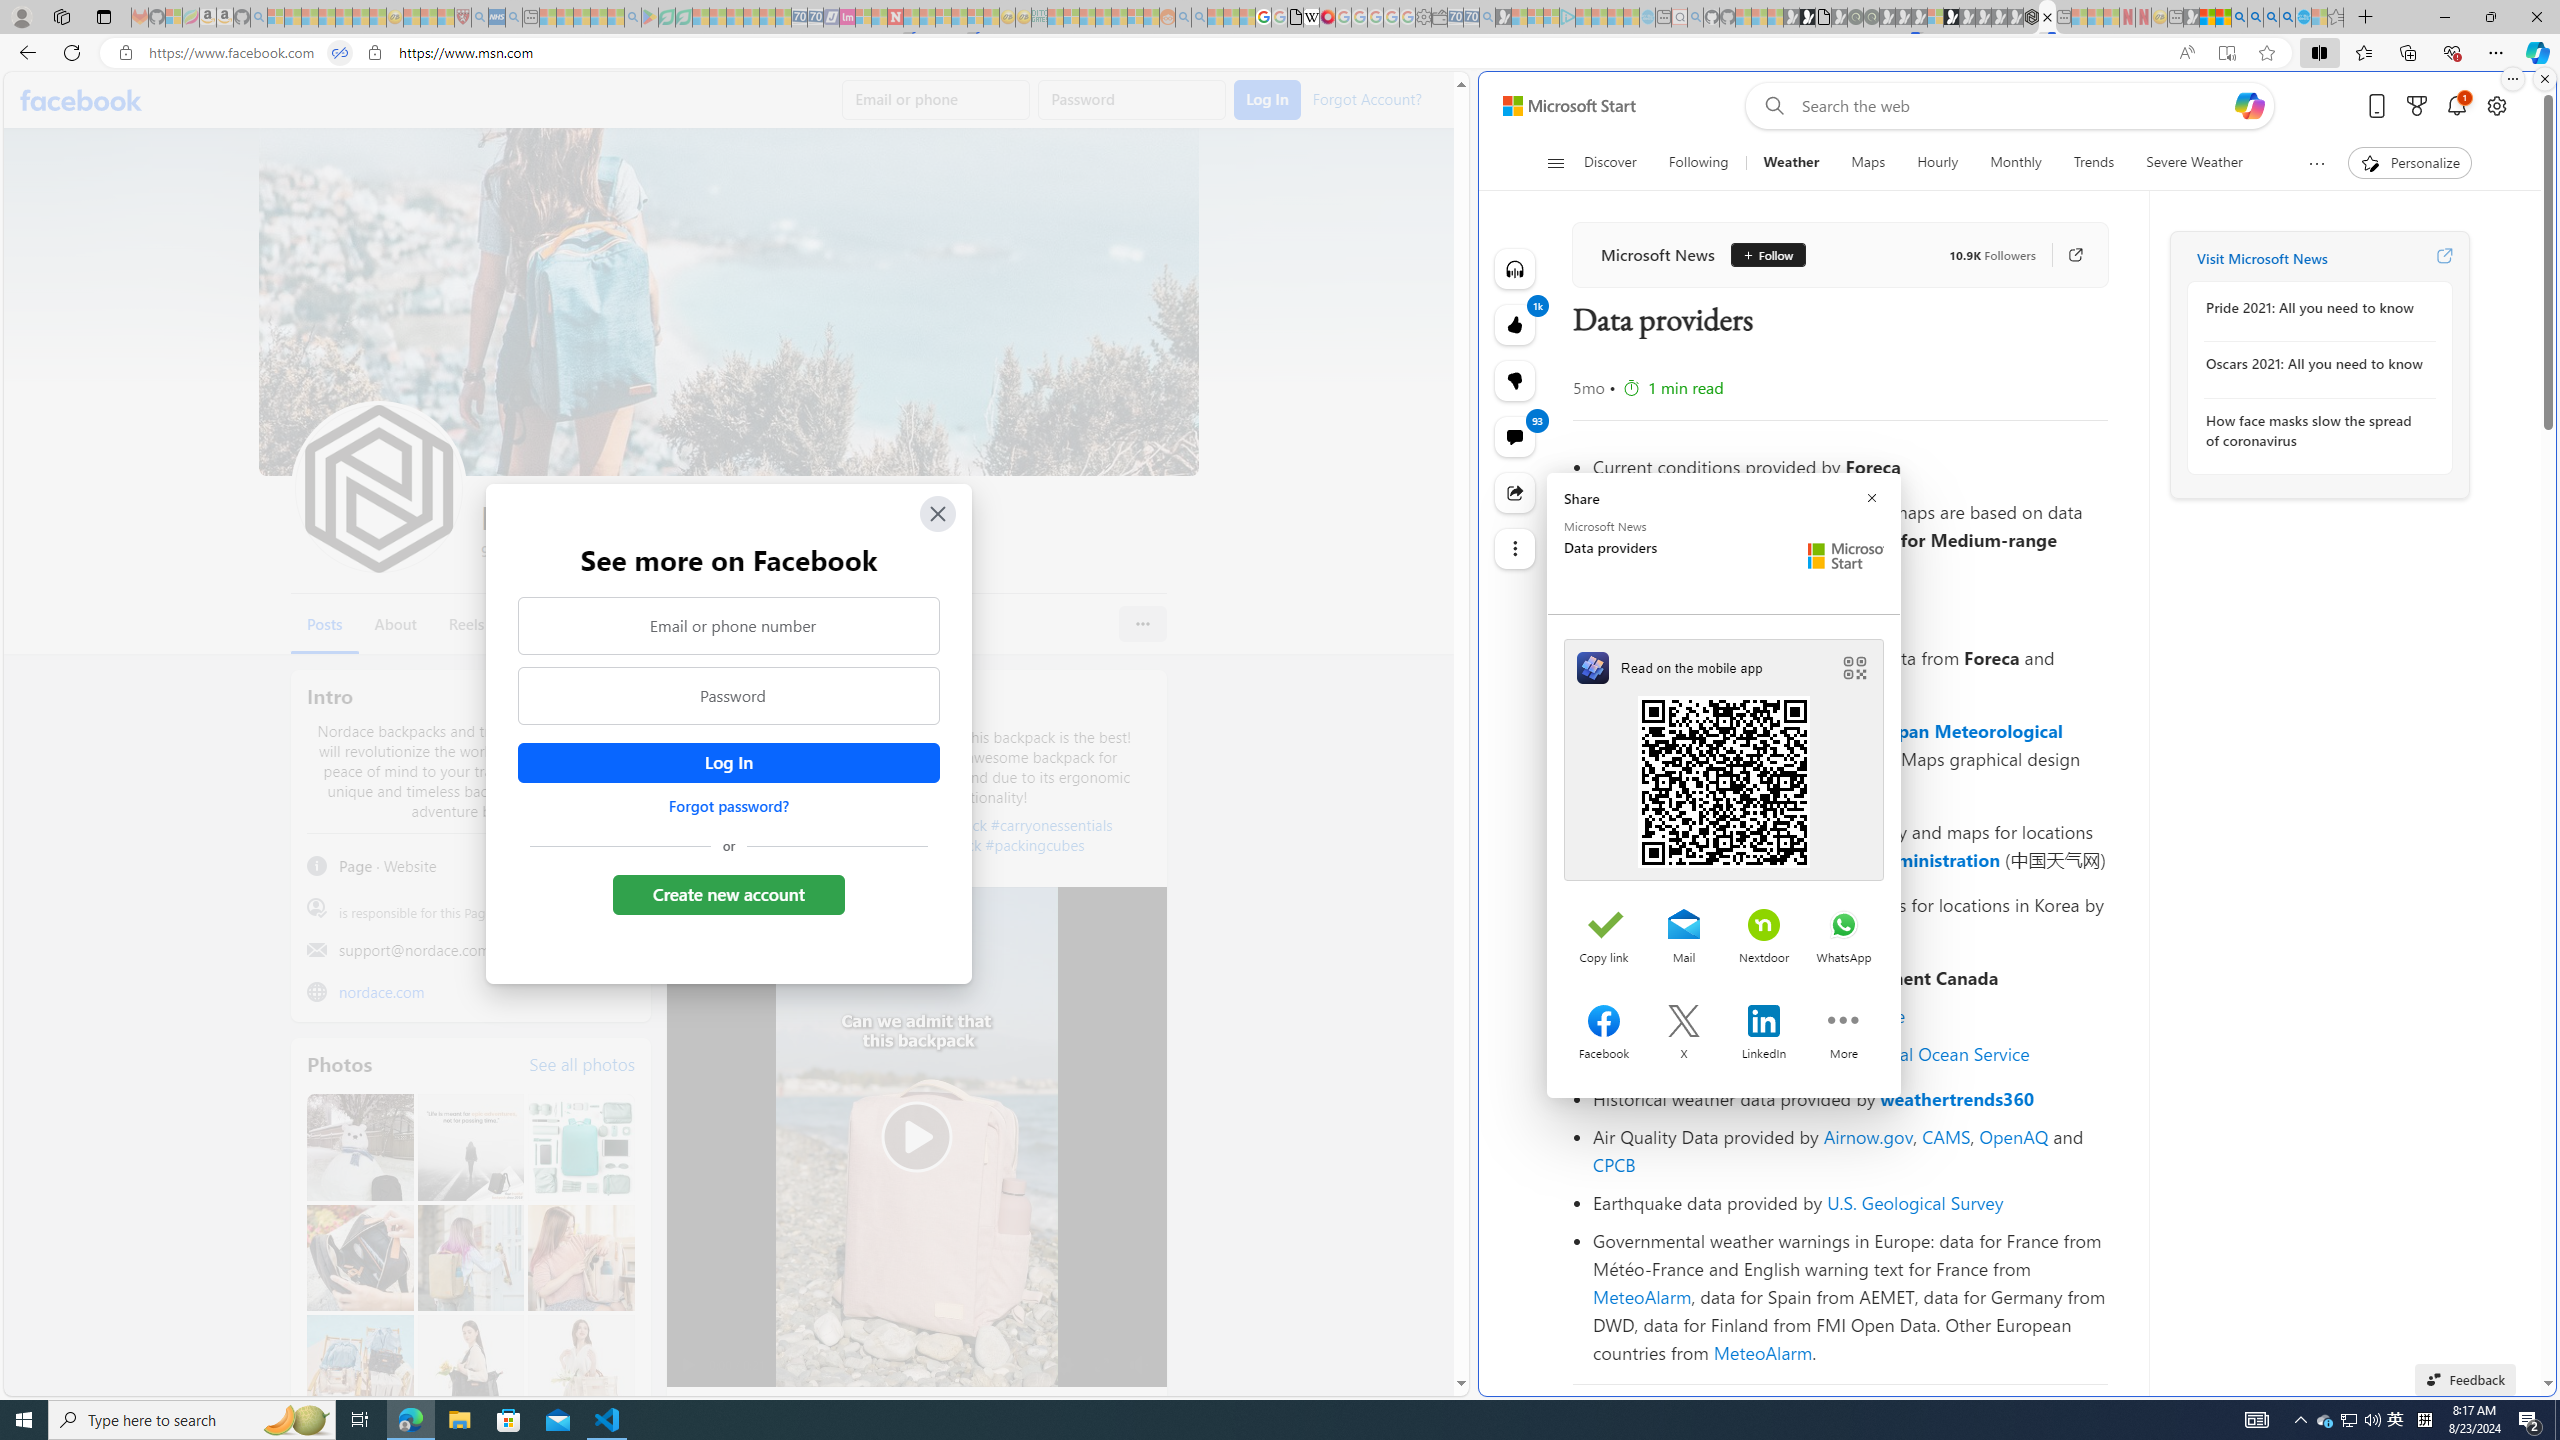 This screenshot has width=2560, height=1440. Describe the element at coordinates (1515, 436) in the screenshot. I see `'View comments 93 Comment'` at that location.